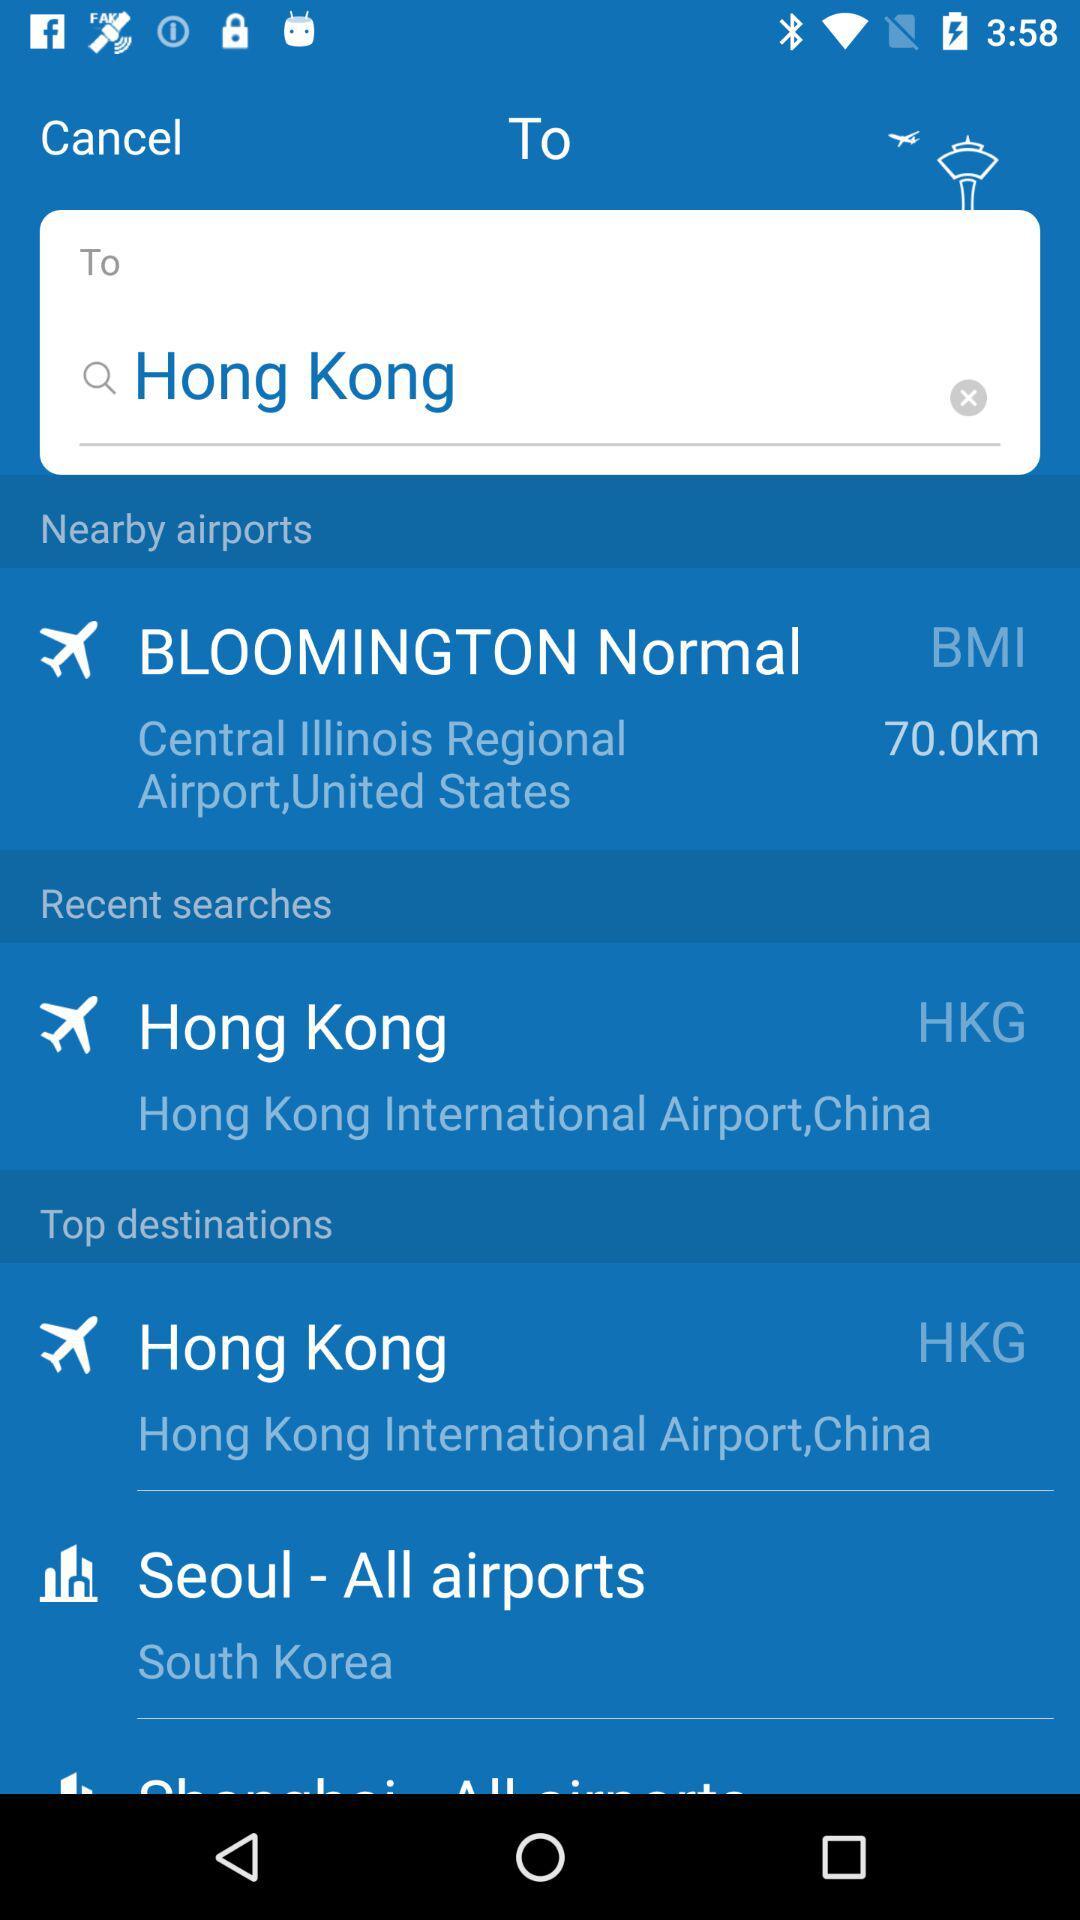 The image size is (1080, 1920). What do you see at coordinates (111, 135) in the screenshot?
I see `cancel` at bounding box center [111, 135].